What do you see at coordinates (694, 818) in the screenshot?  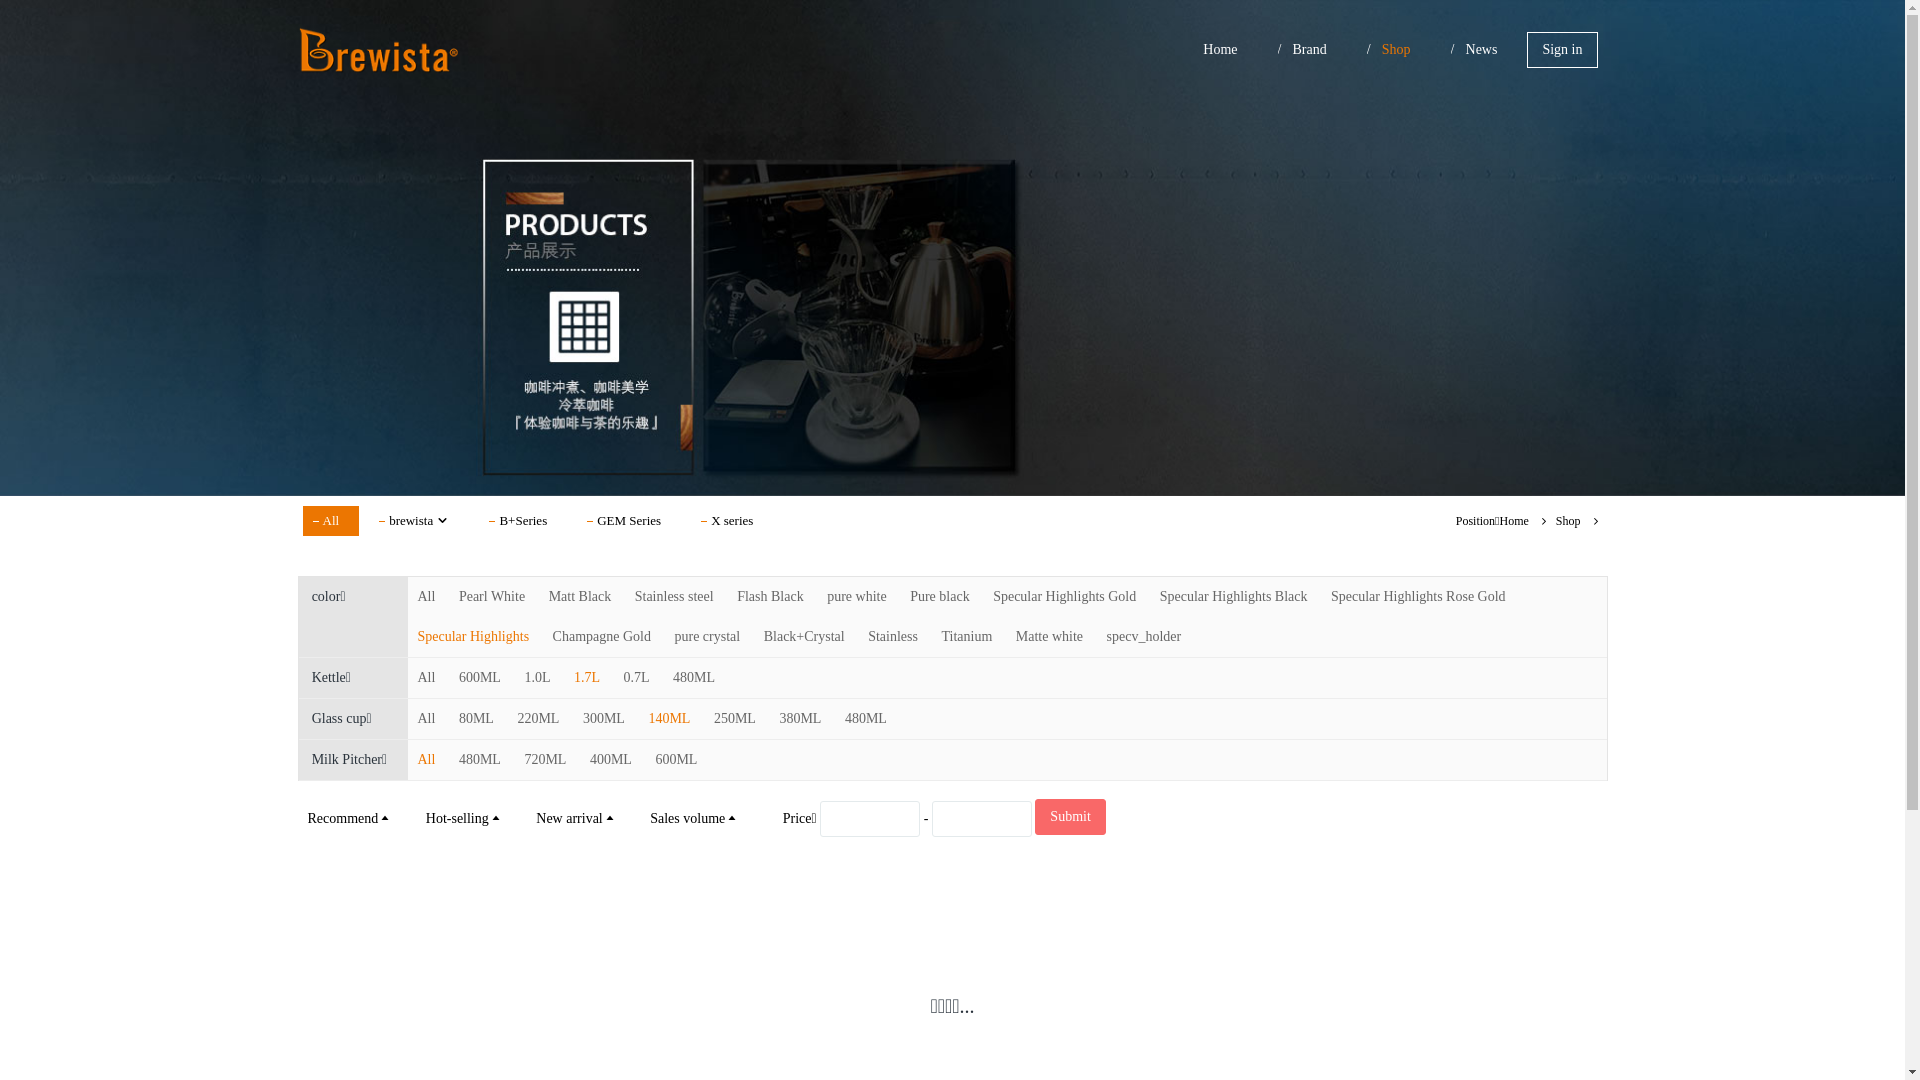 I see `'Sales volume'` at bounding box center [694, 818].